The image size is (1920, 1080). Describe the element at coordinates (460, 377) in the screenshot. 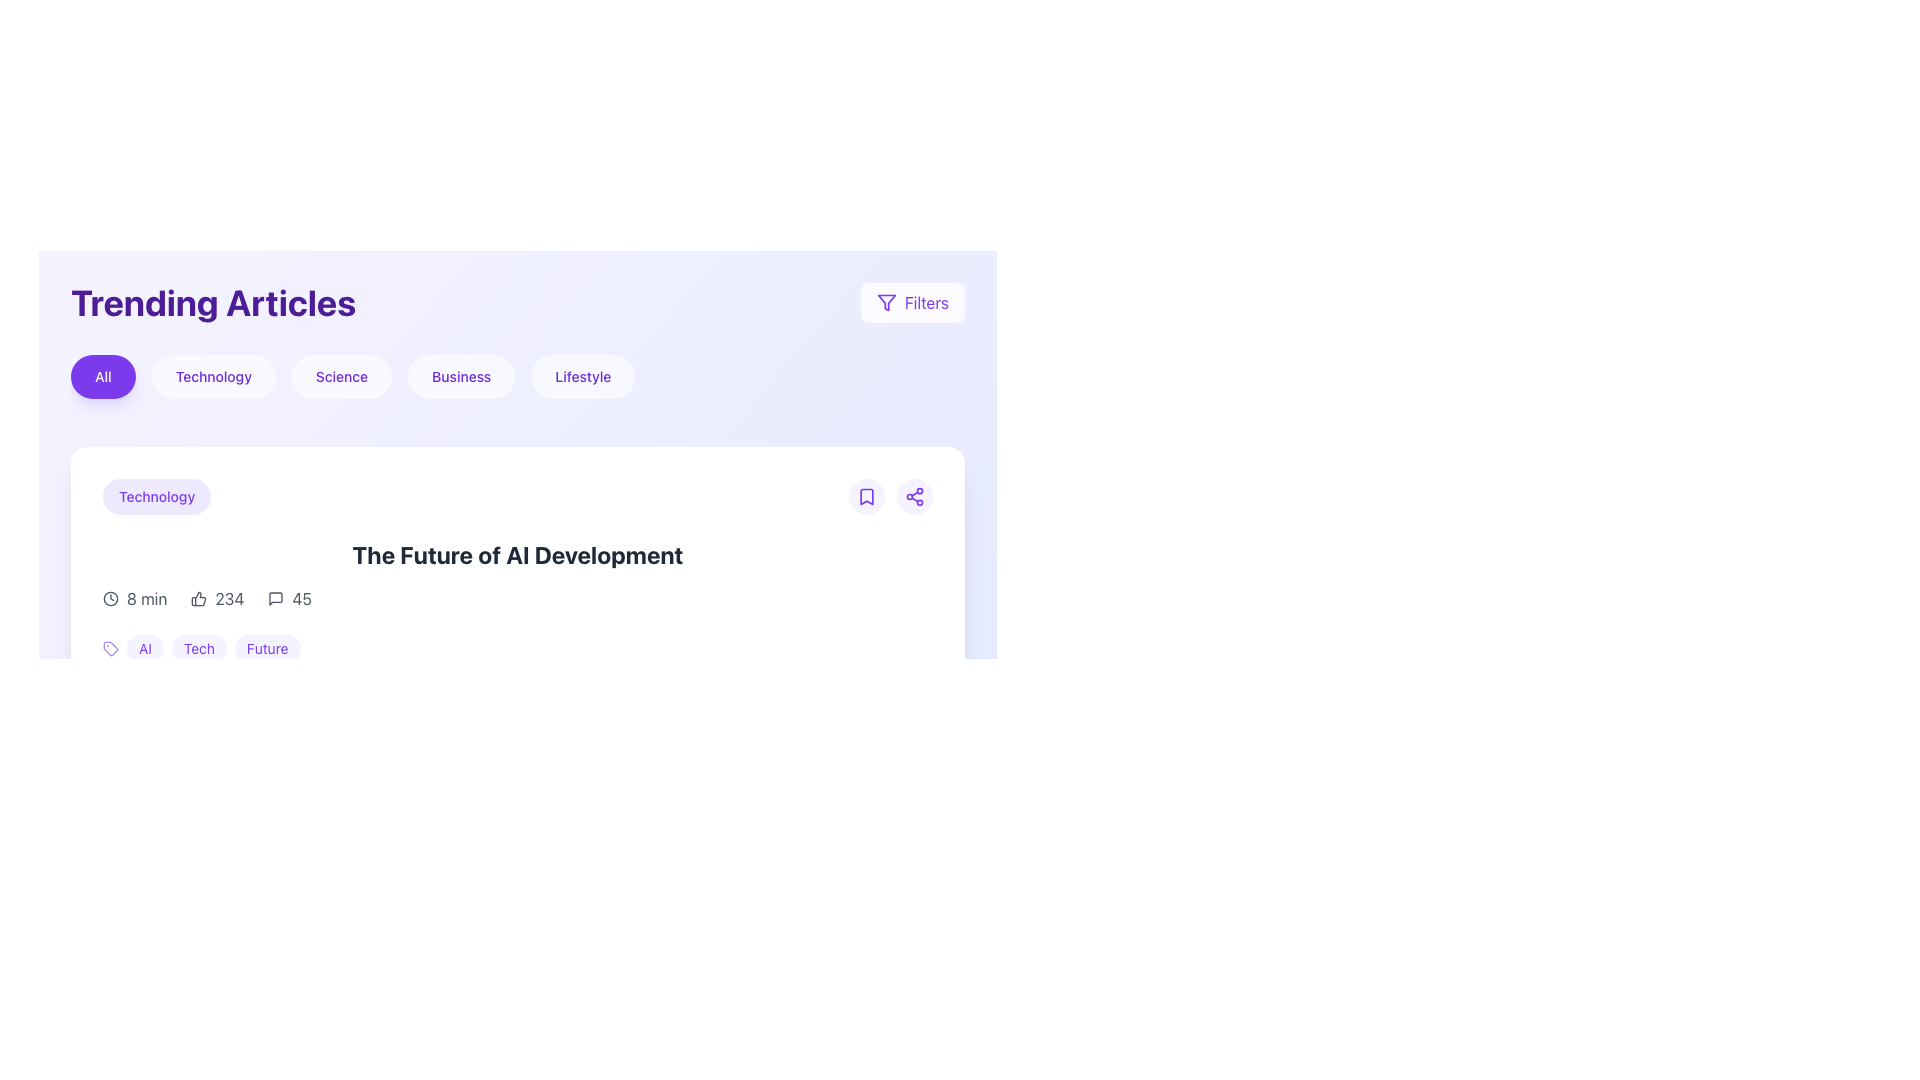

I see `the filter button that allows users` at that location.